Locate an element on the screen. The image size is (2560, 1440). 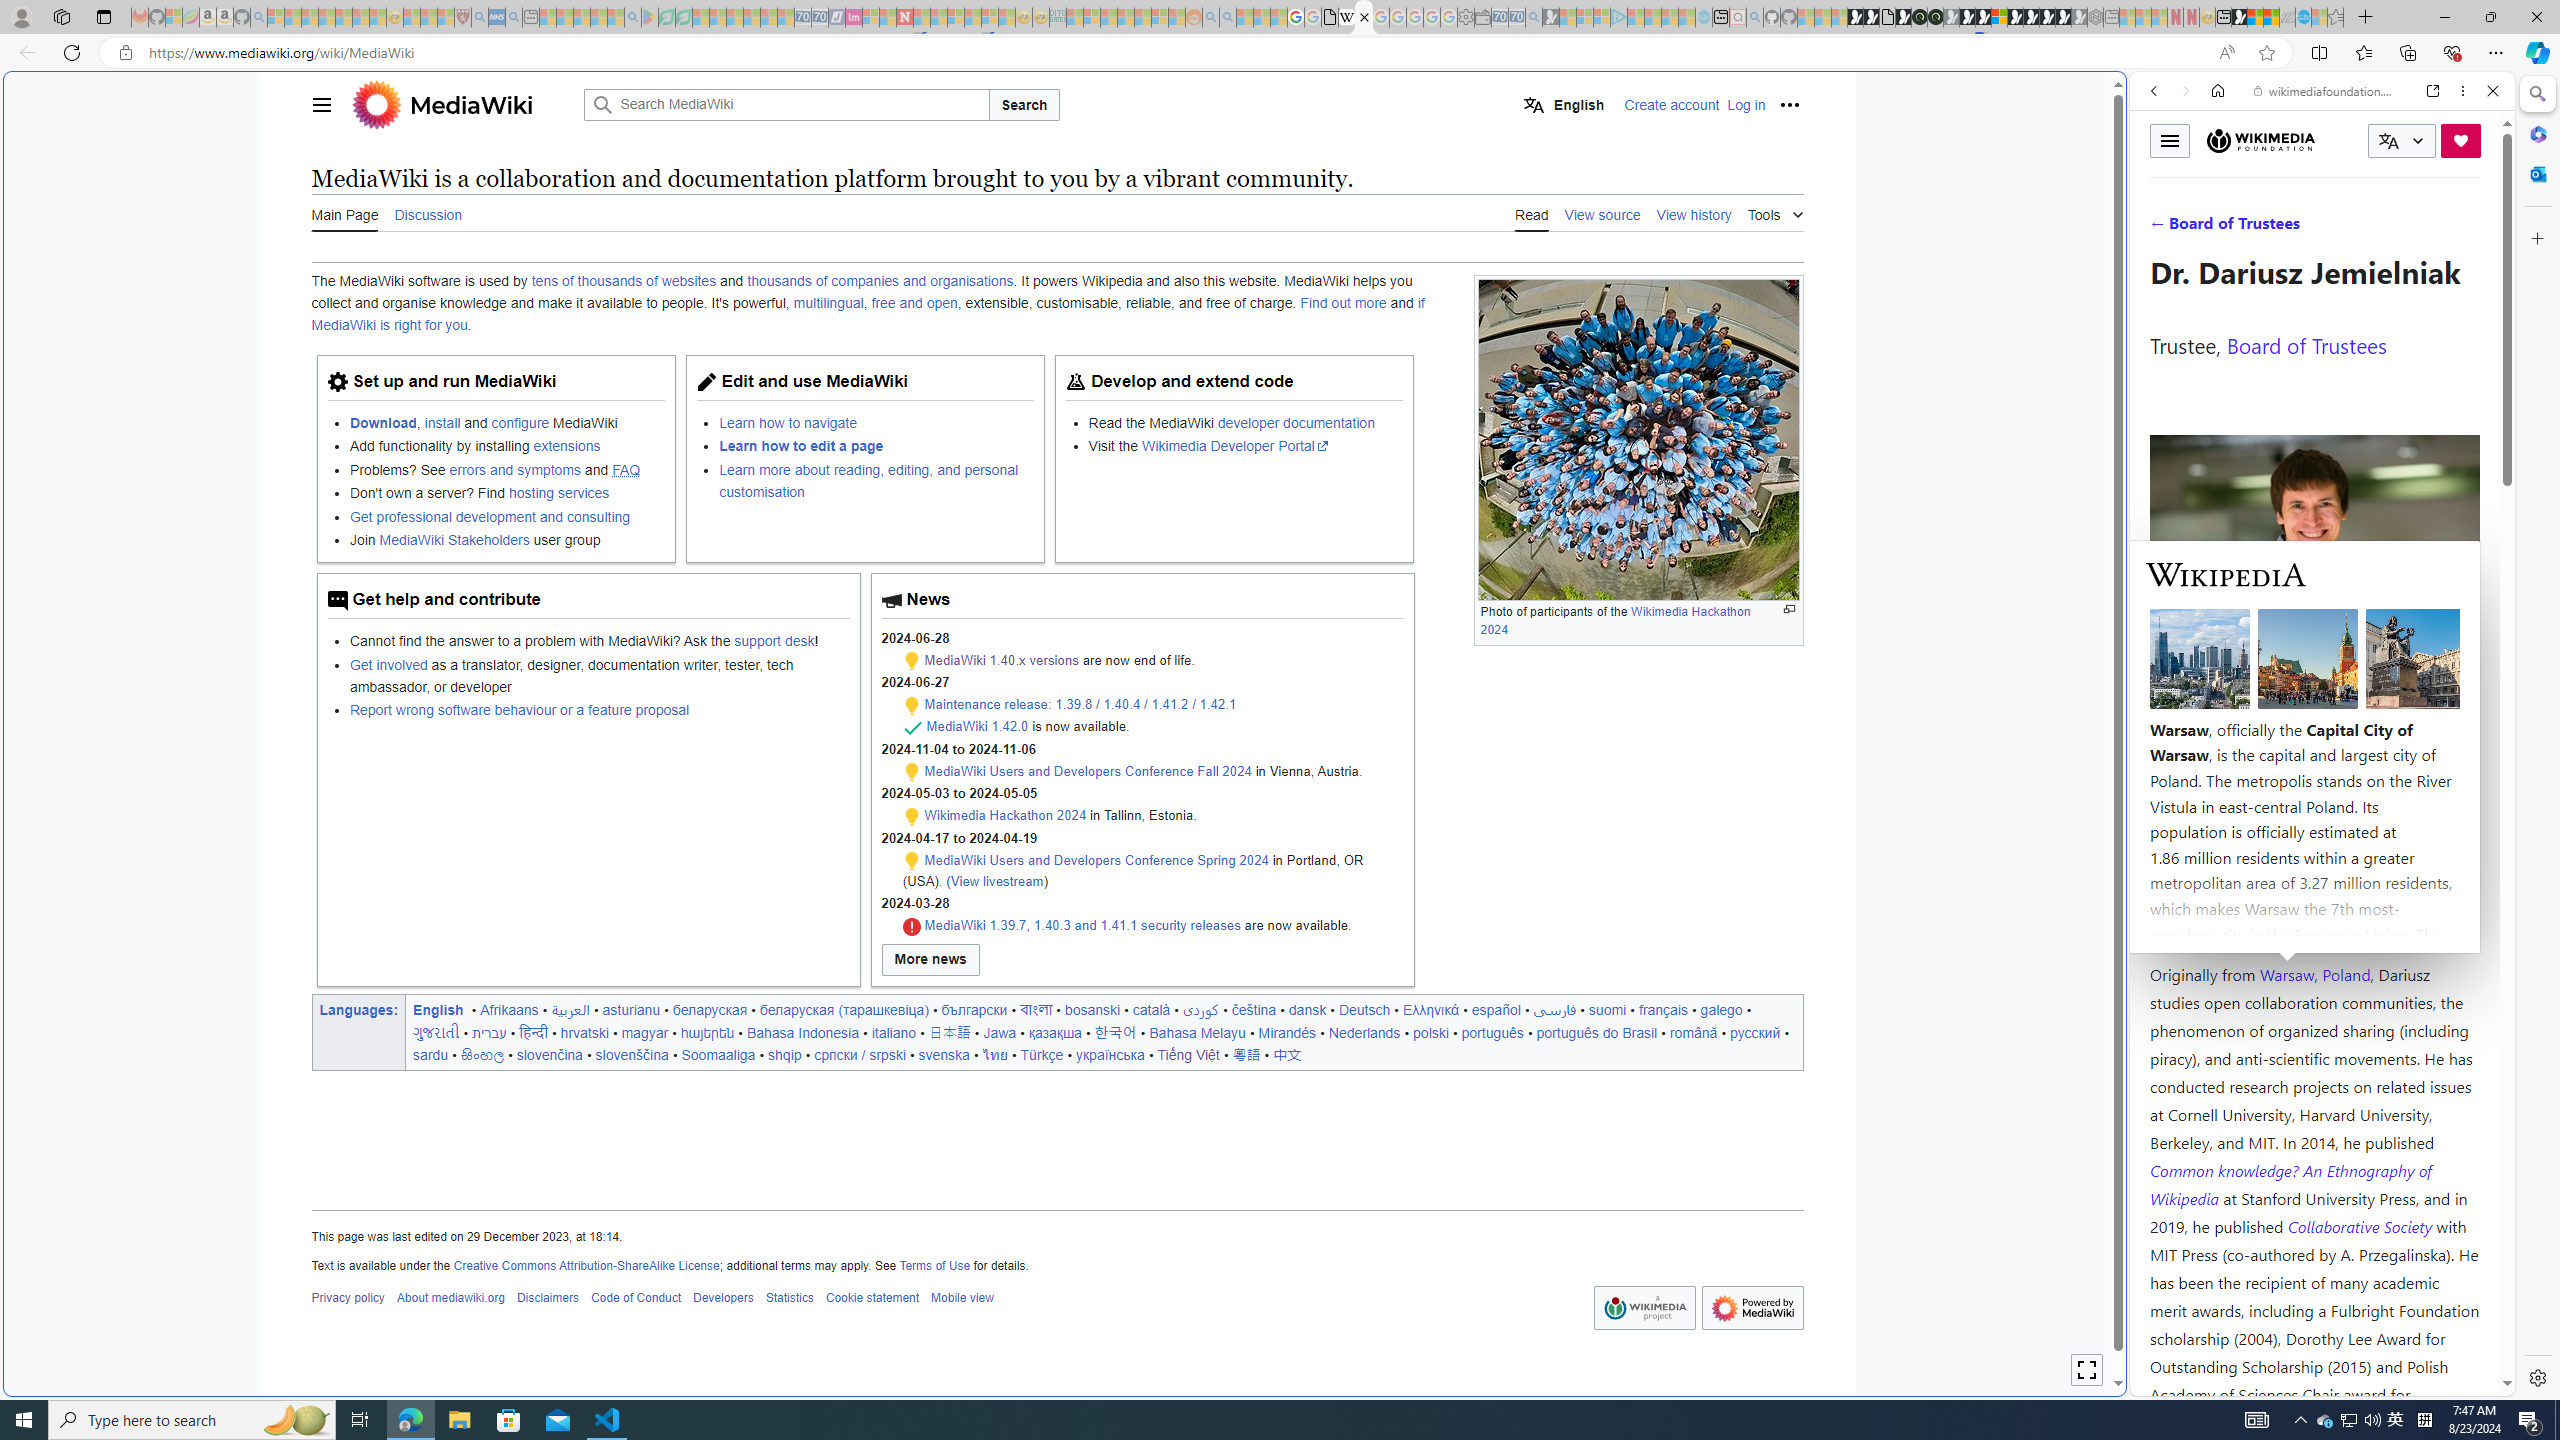
'extensions' is located at coordinates (566, 445).